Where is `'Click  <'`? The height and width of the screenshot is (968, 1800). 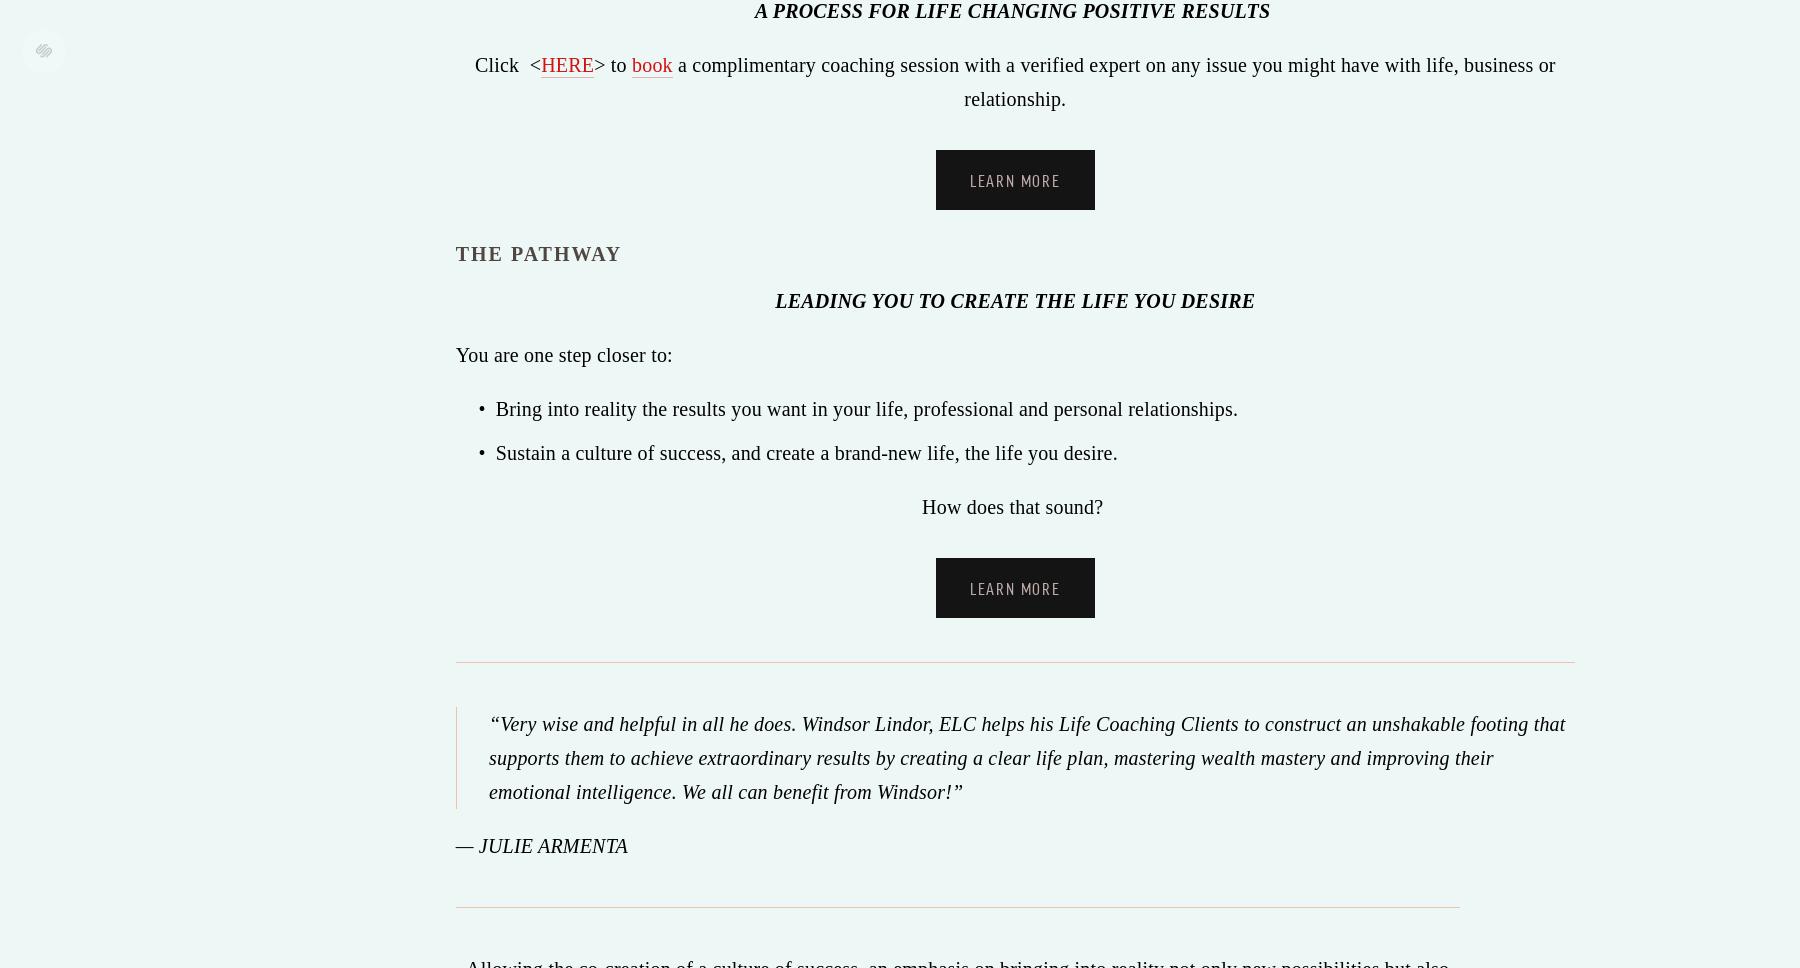
'Click  <' is located at coordinates (506, 62).